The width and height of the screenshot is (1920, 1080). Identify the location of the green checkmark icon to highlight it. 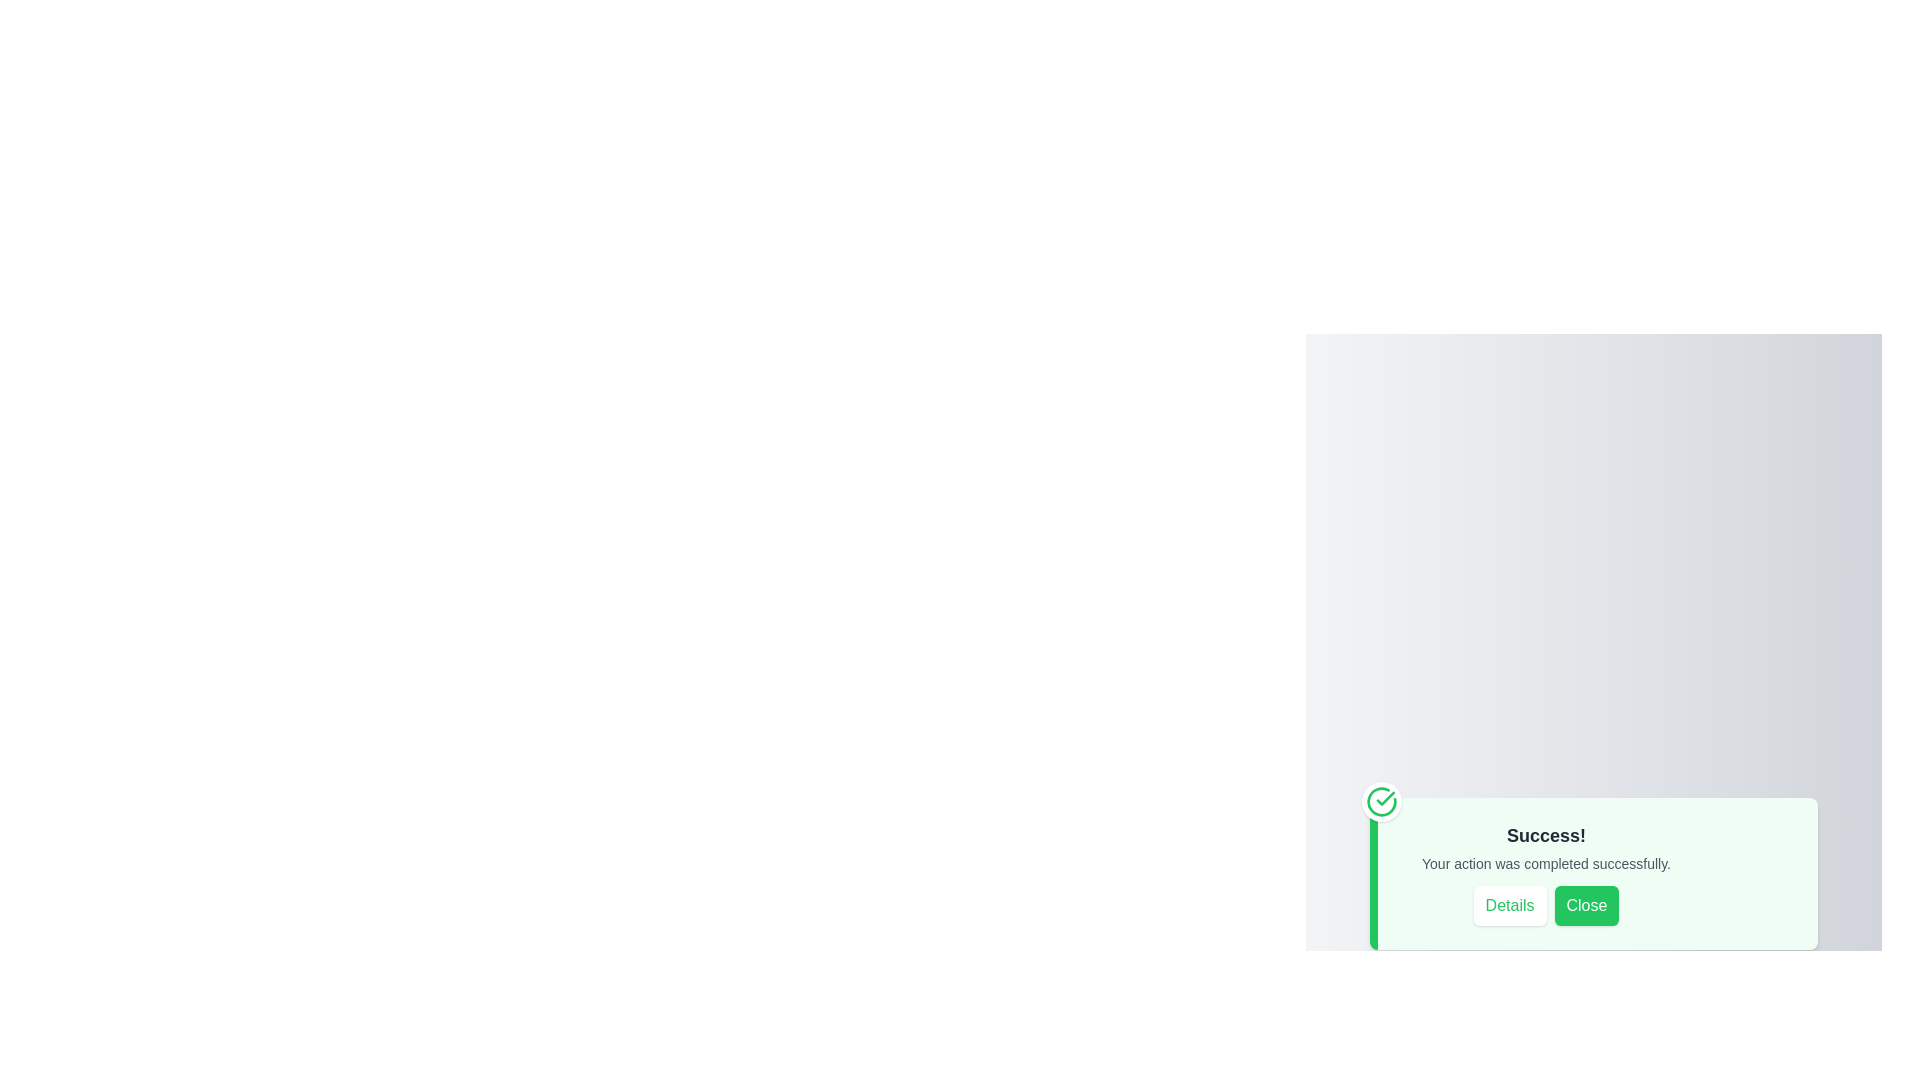
(1381, 801).